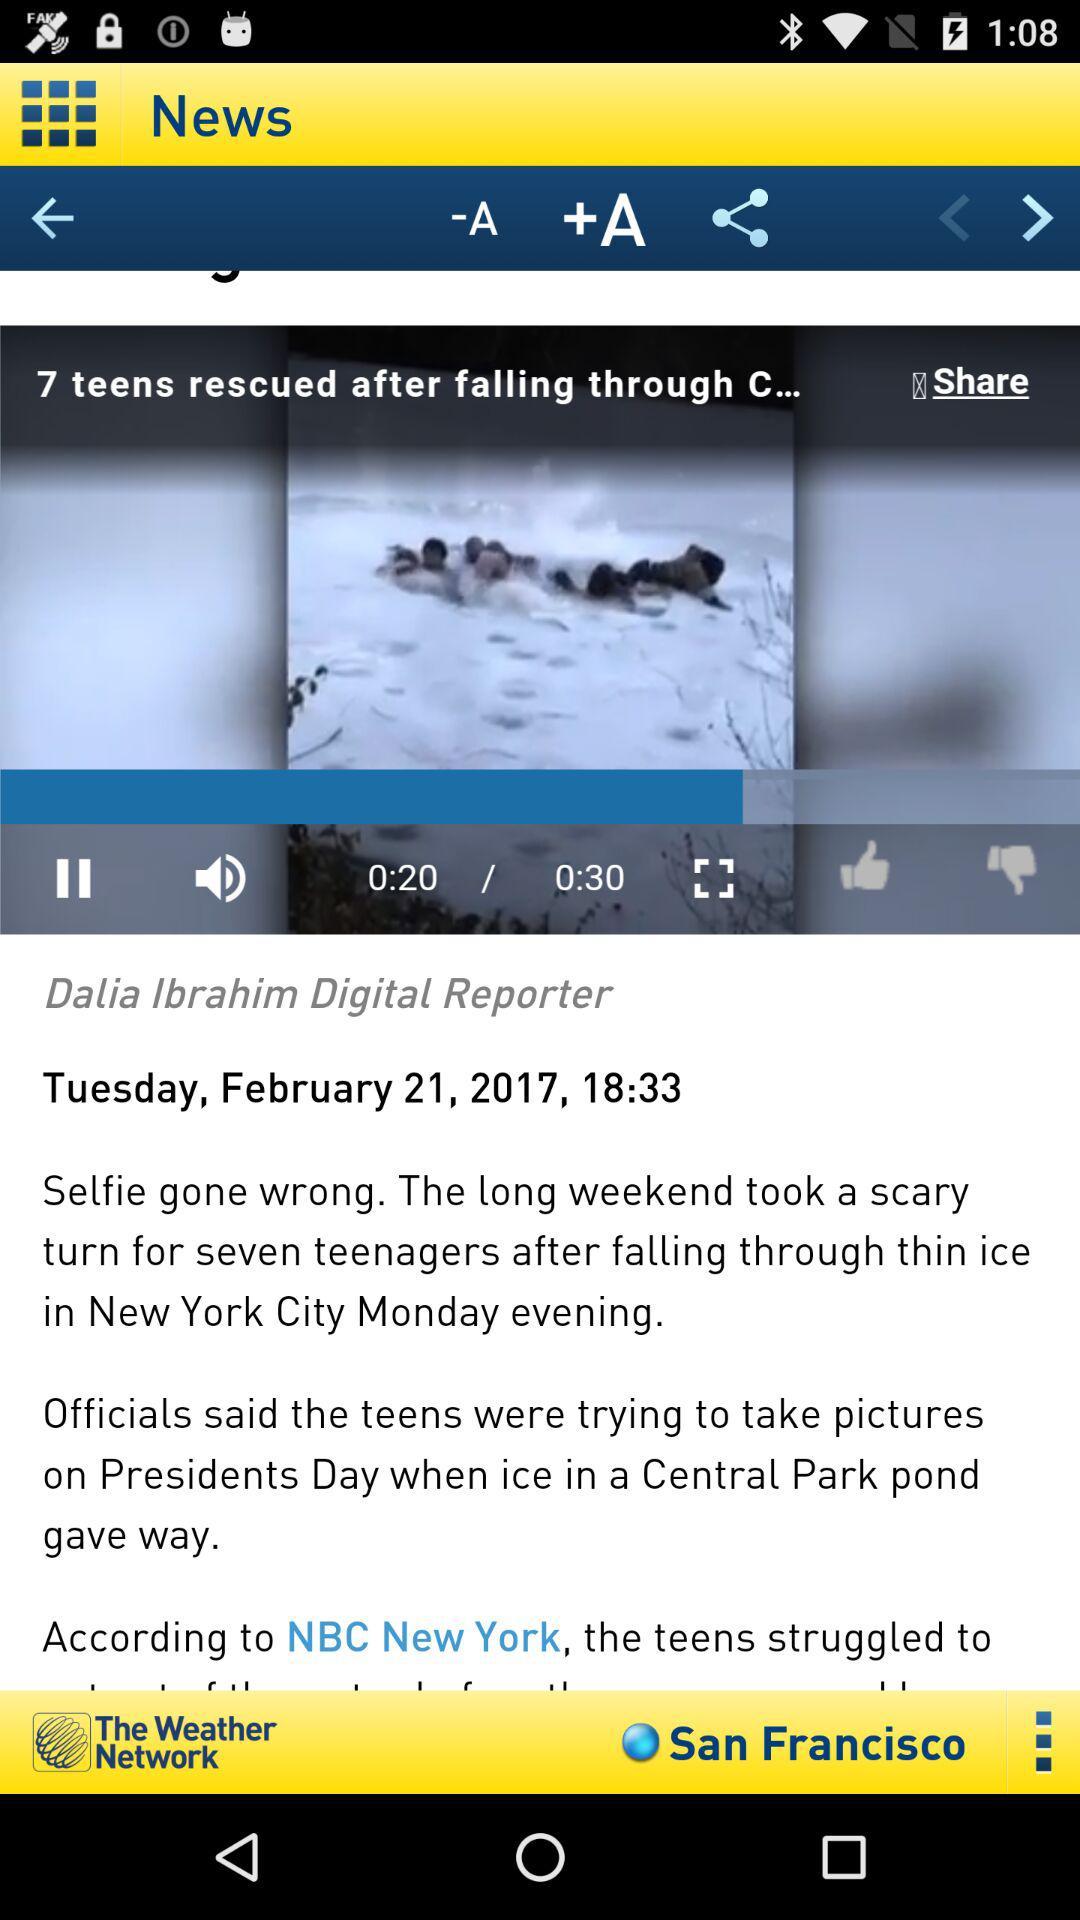 The image size is (1080, 1920). Describe the element at coordinates (1043, 1741) in the screenshot. I see `more options` at that location.